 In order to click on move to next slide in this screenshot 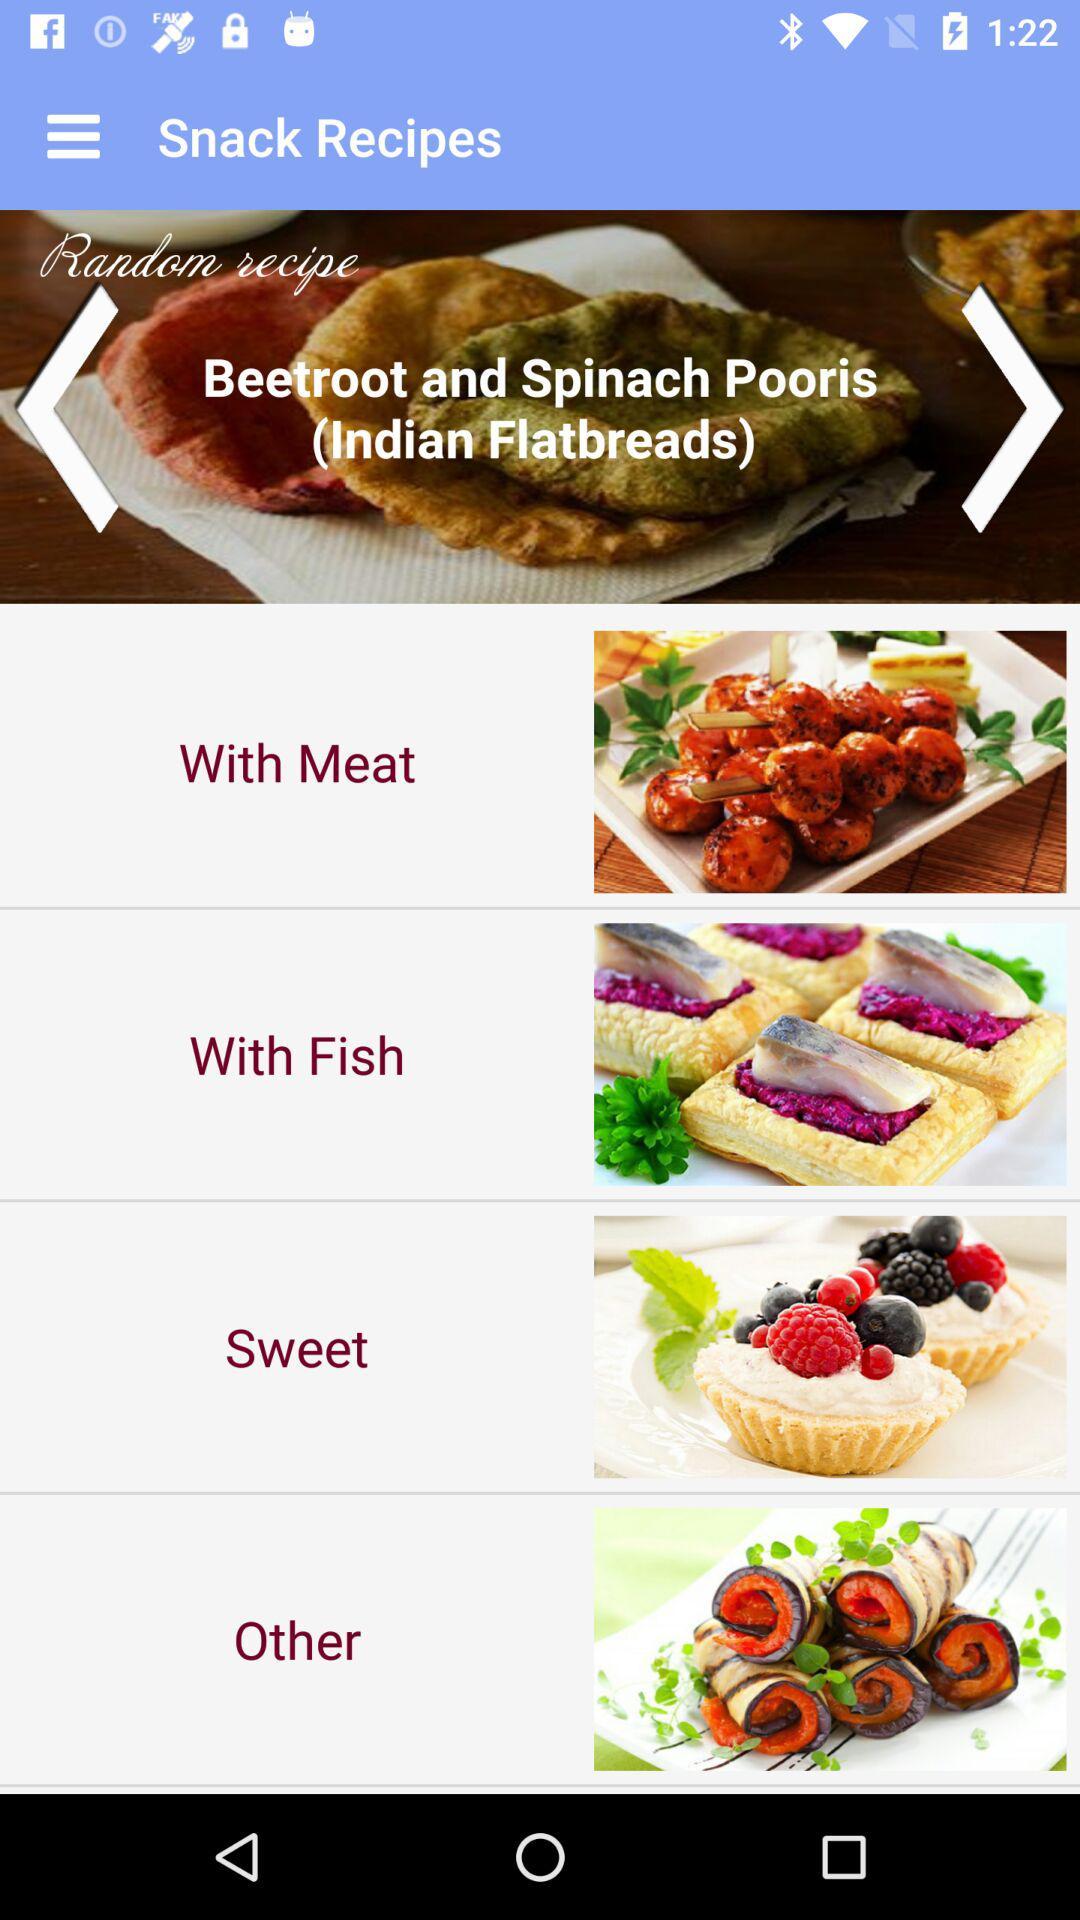, I will do `click(1014, 405)`.